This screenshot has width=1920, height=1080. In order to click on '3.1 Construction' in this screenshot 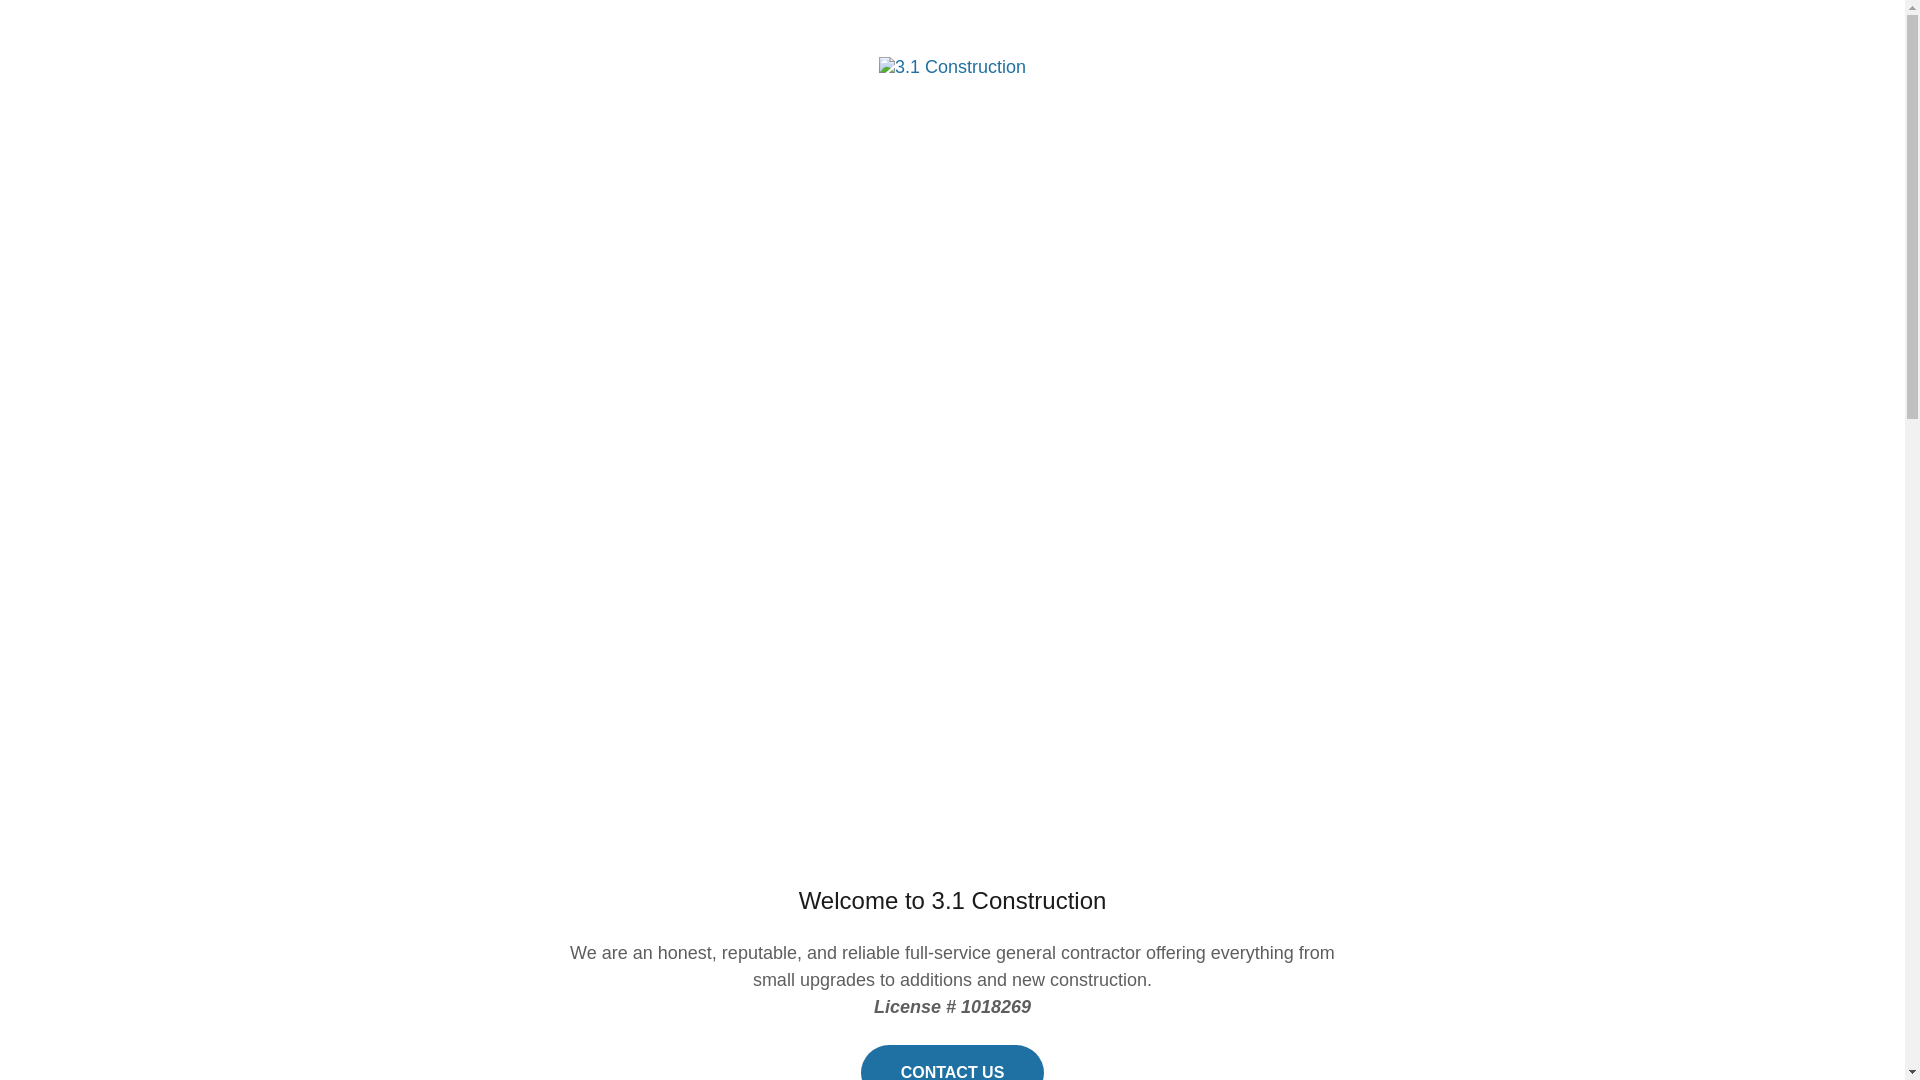, I will do `click(951, 64)`.